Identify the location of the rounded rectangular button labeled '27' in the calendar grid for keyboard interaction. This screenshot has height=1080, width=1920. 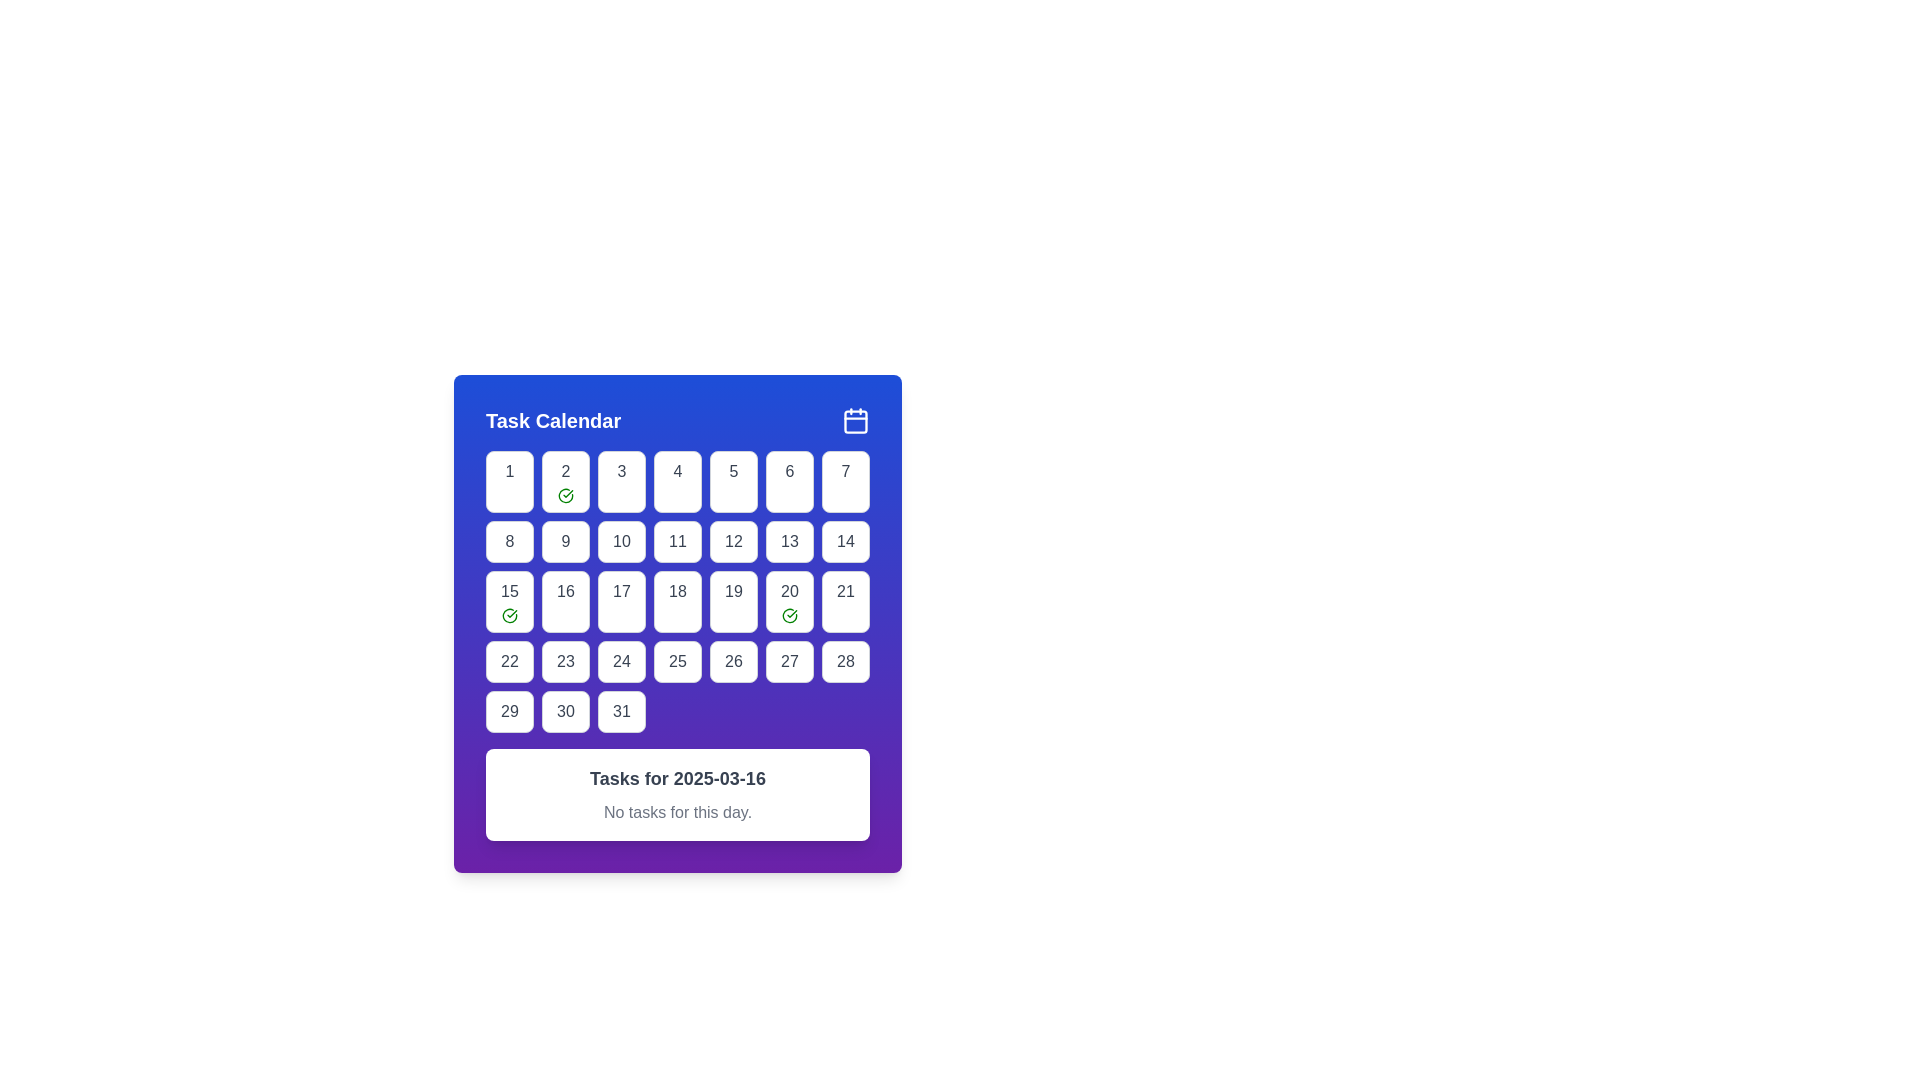
(789, 662).